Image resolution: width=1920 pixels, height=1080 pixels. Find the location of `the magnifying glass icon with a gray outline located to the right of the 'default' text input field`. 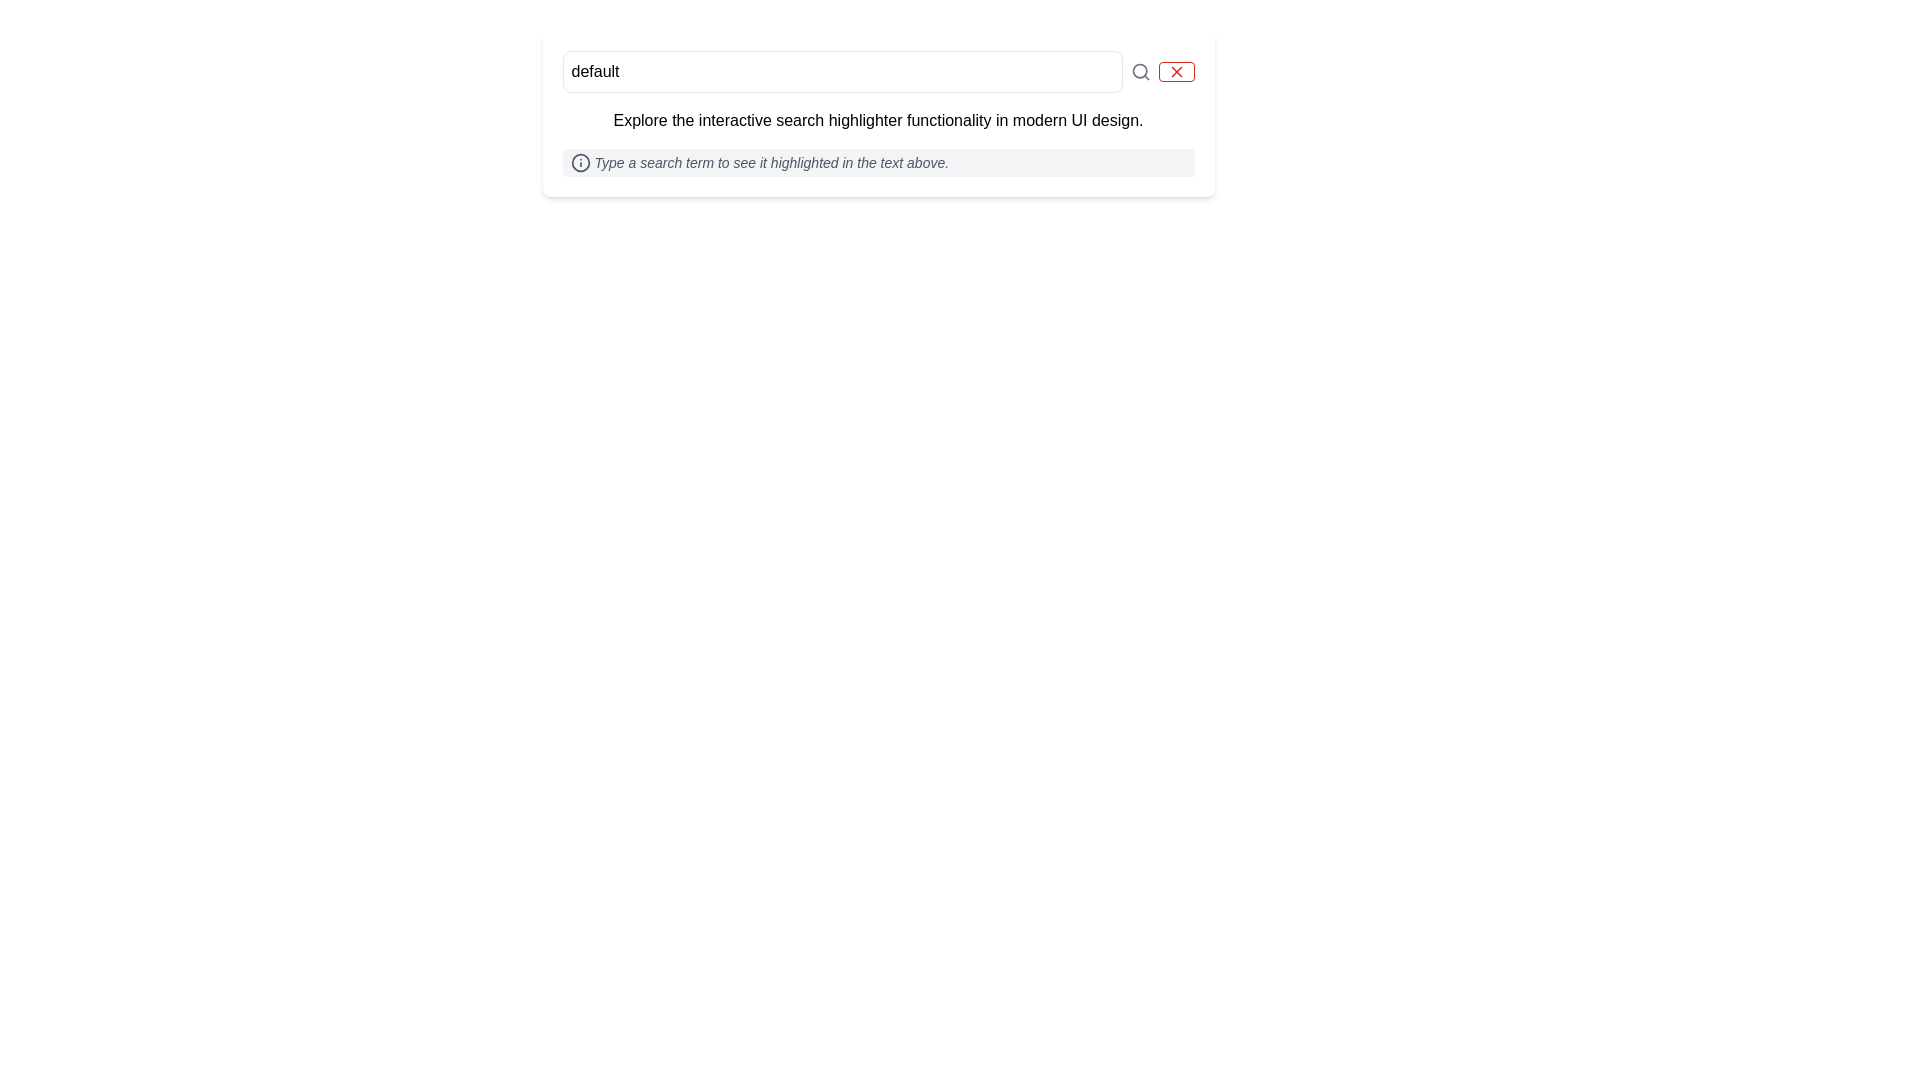

the magnifying glass icon with a gray outline located to the right of the 'default' text input field is located at coordinates (1140, 71).